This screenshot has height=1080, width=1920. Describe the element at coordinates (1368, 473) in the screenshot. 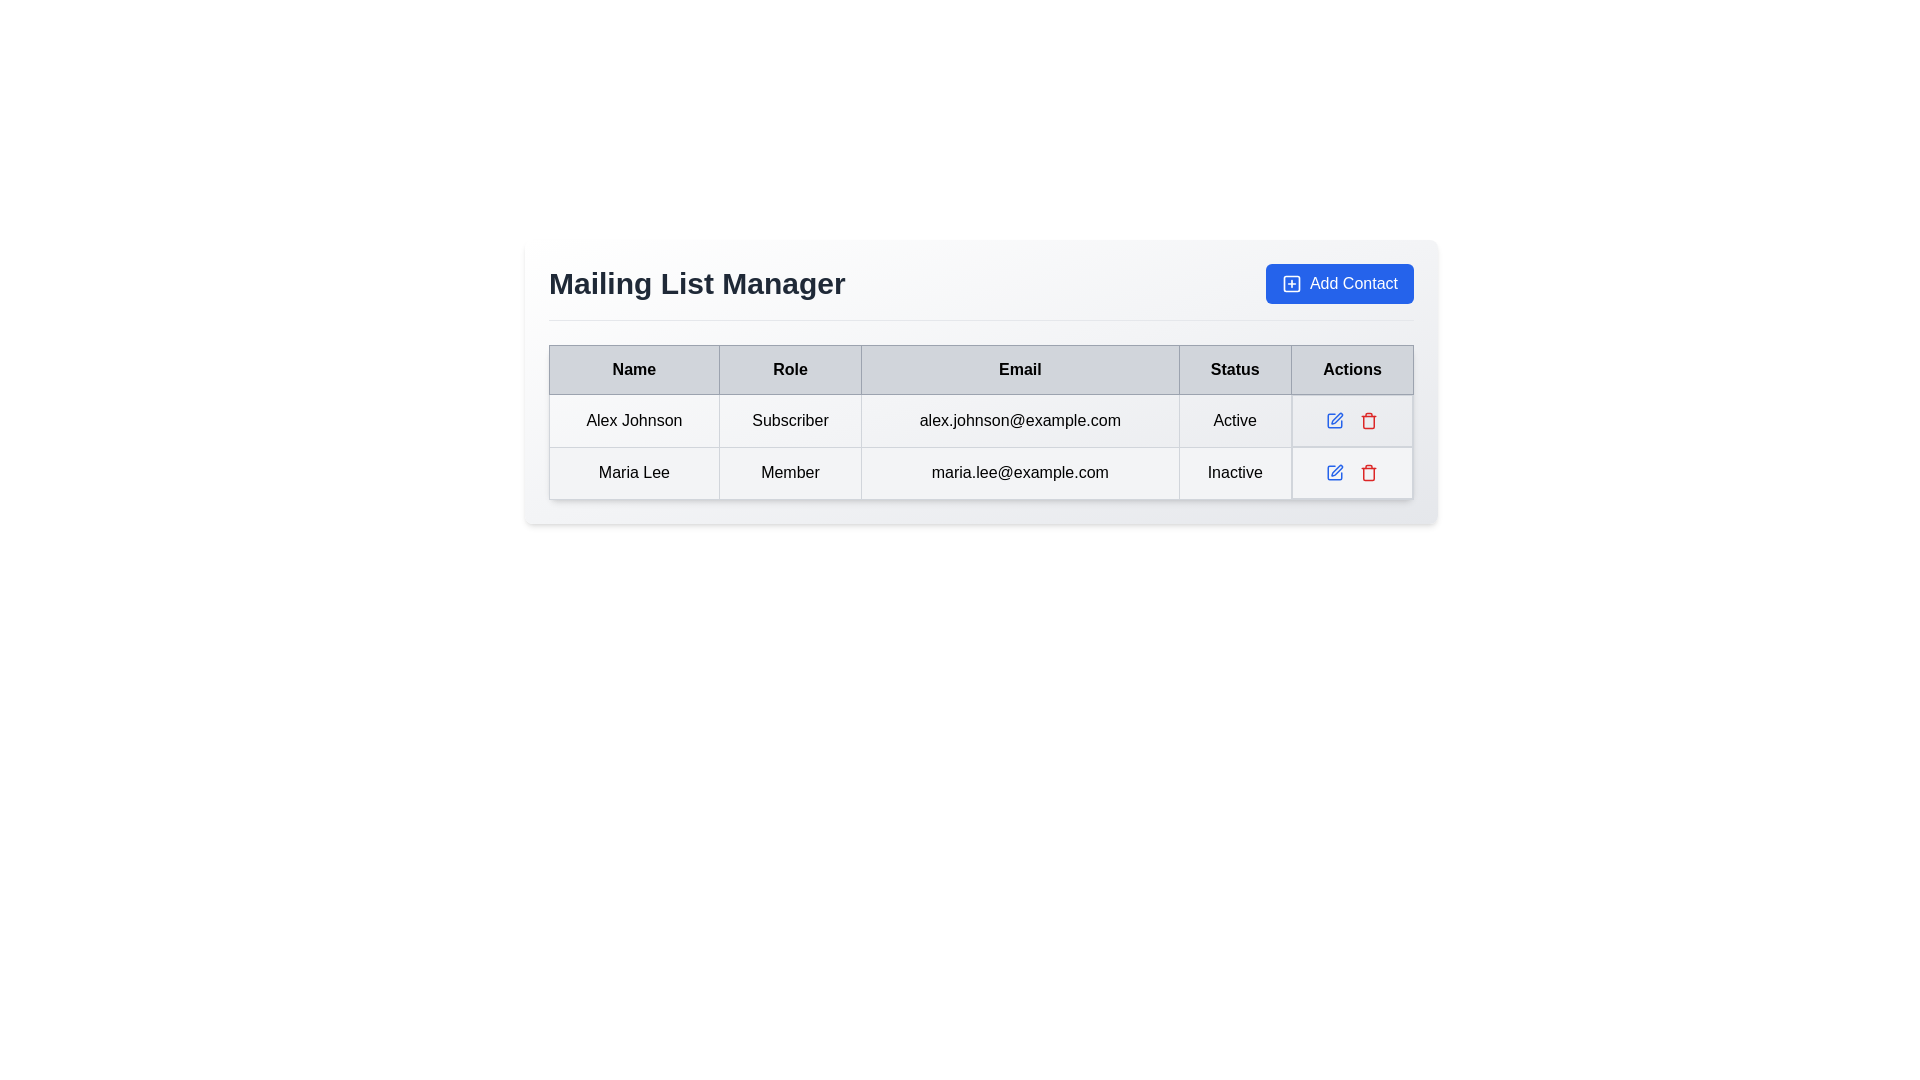

I see `the delete icon button in the 'Actions' column of the table` at that location.